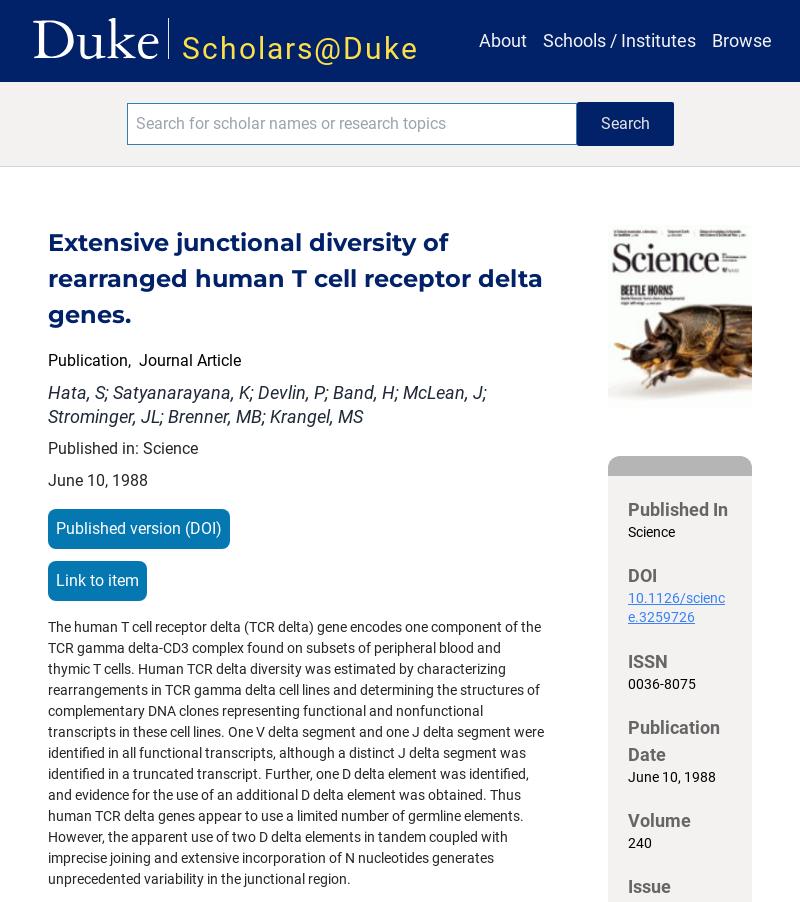 The height and width of the screenshot is (902, 800). I want to click on 'Published version (DOI)', so click(139, 527).